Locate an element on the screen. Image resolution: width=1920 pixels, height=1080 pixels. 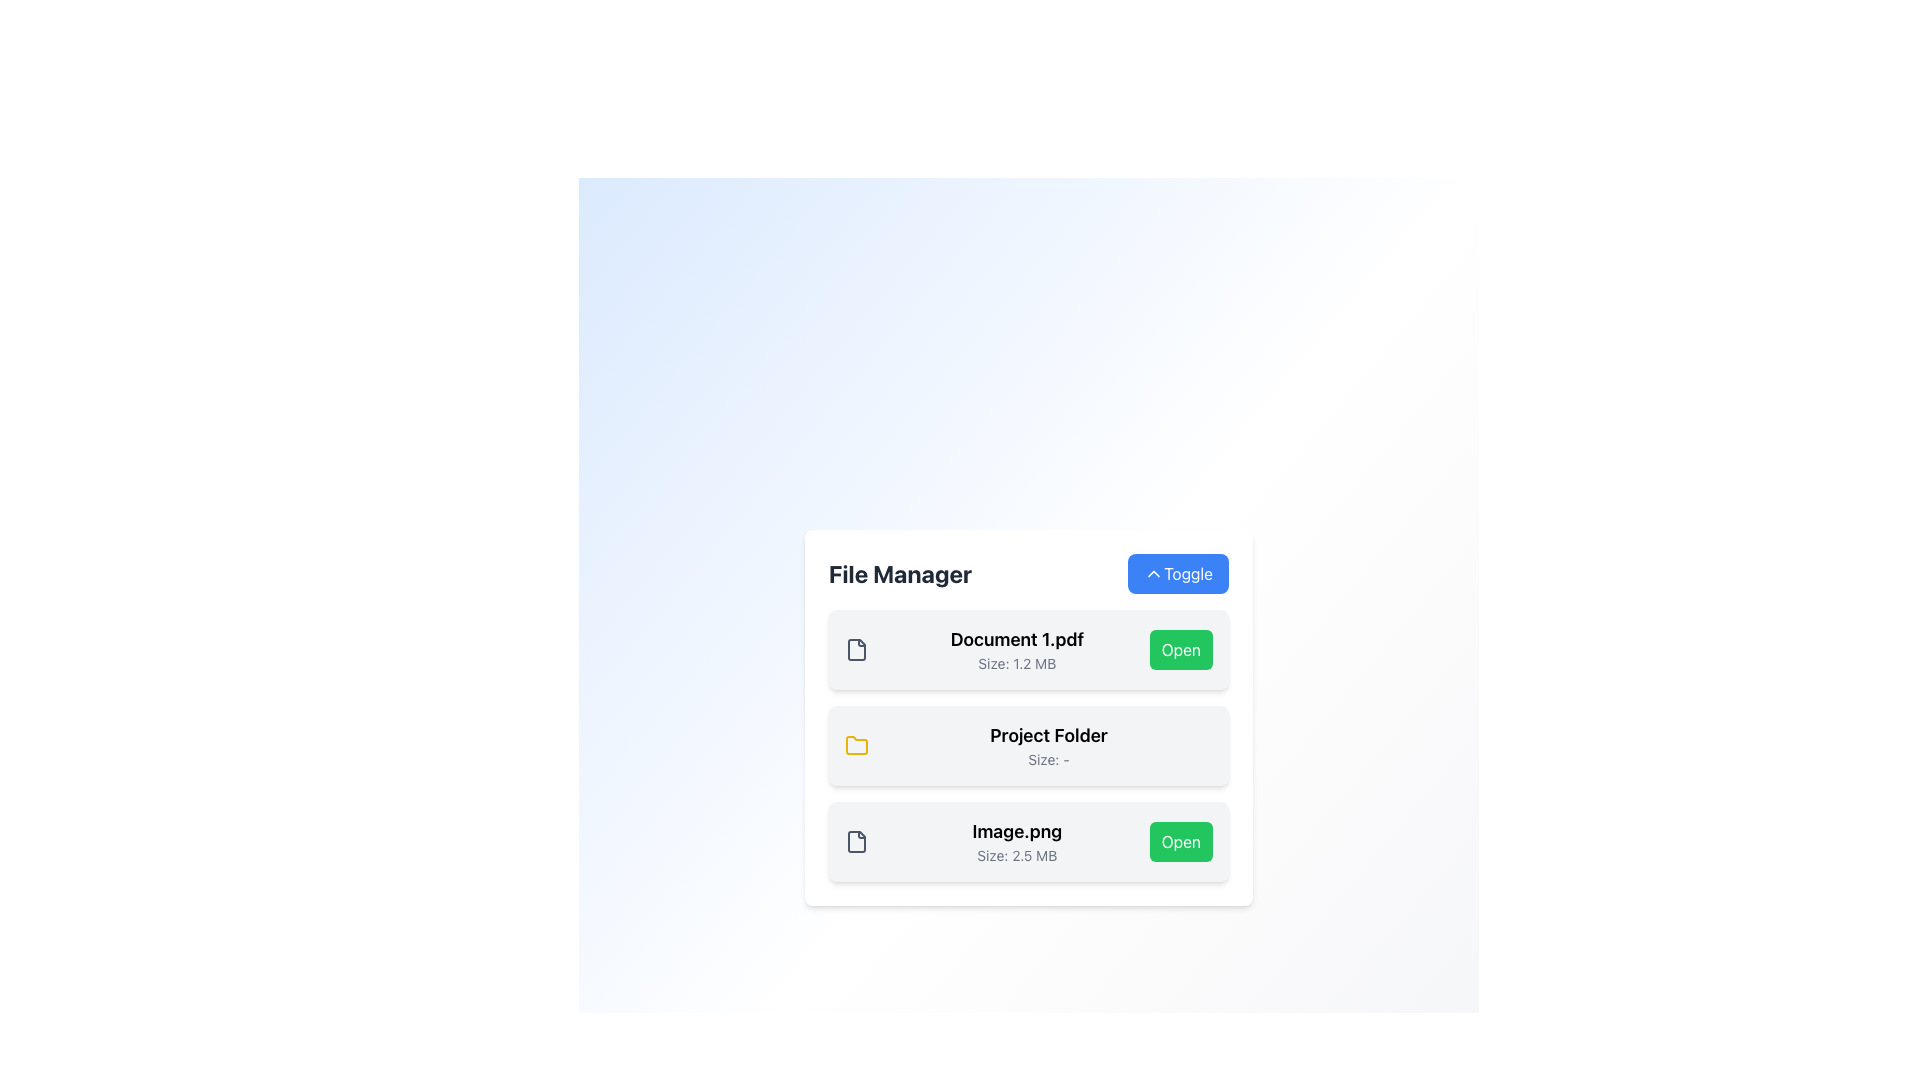
text content of the Text Label displaying 'Size: -' located beneath the 'Project Folder' label is located at coordinates (1048, 759).